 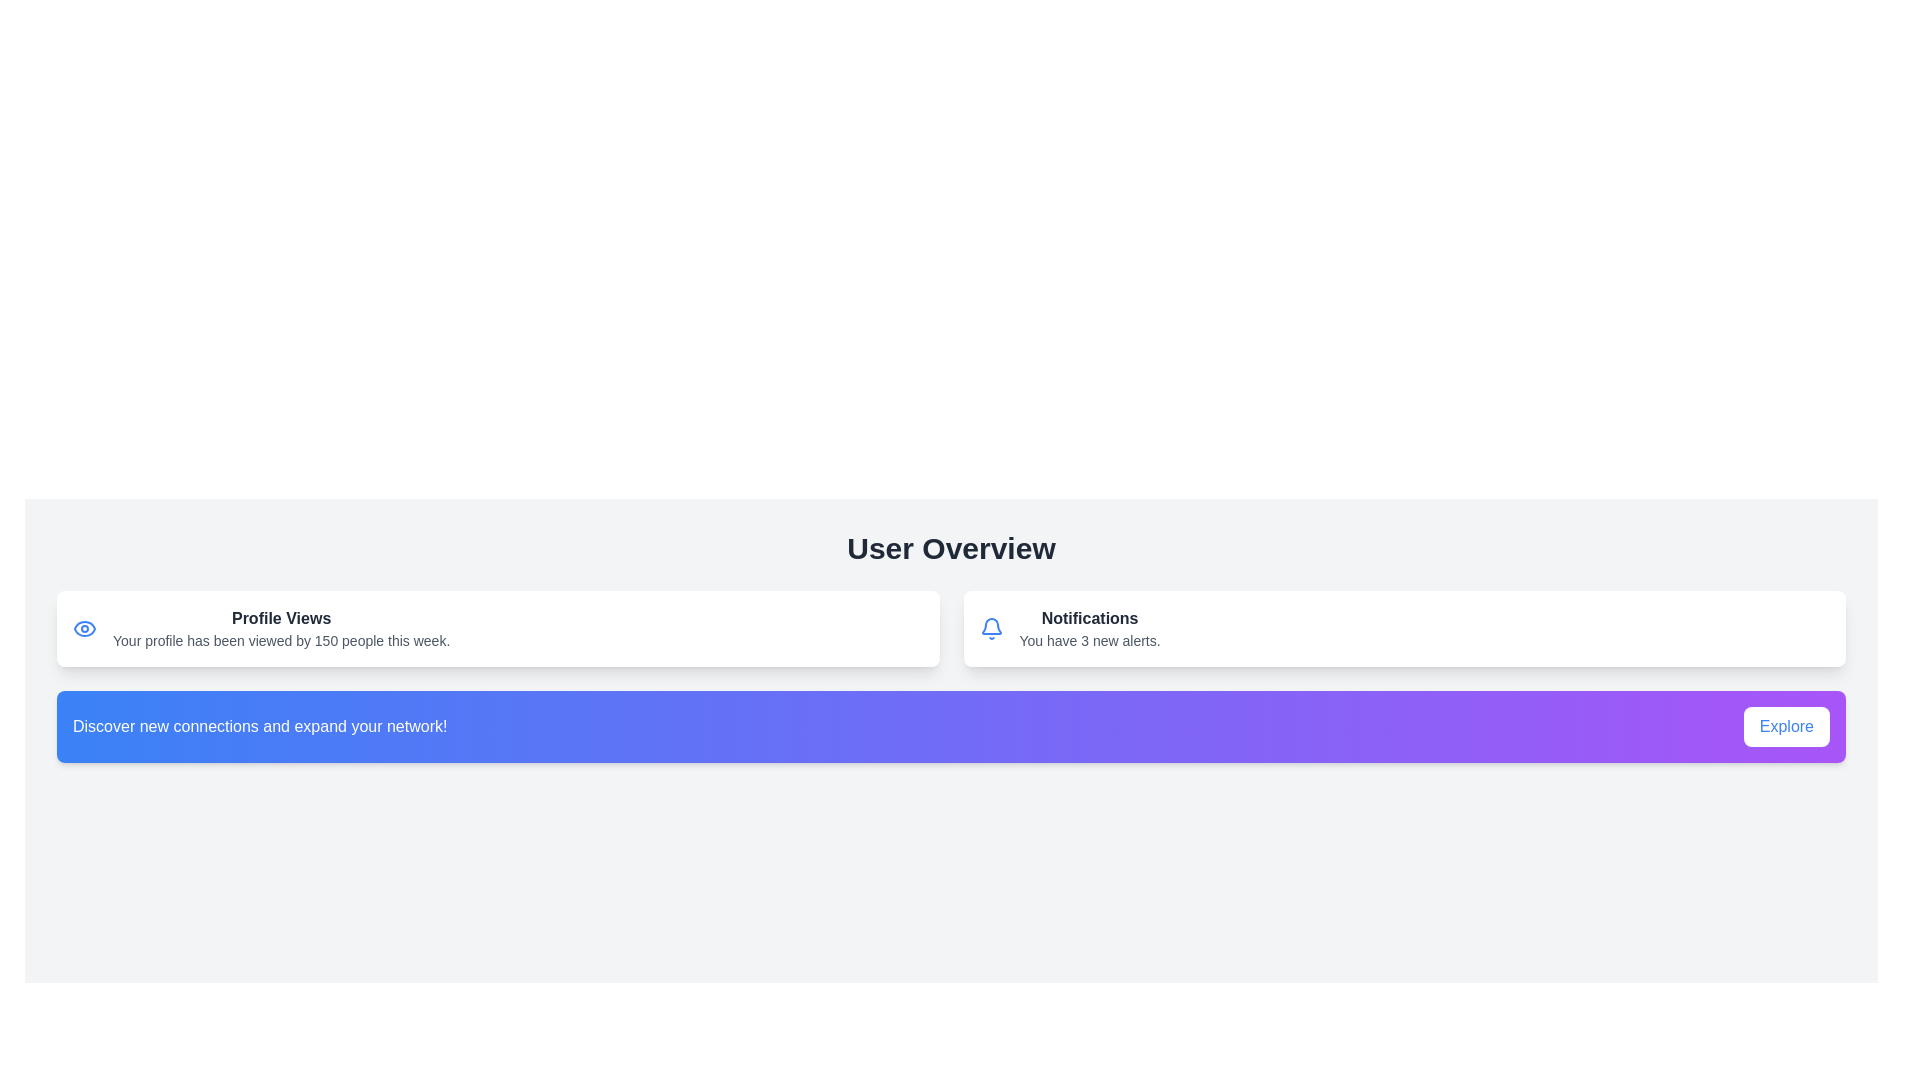 I want to click on the bell icon with a blue outline located in the top-left corner of the notification card labeled 'Notifications', so click(x=991, y=627).